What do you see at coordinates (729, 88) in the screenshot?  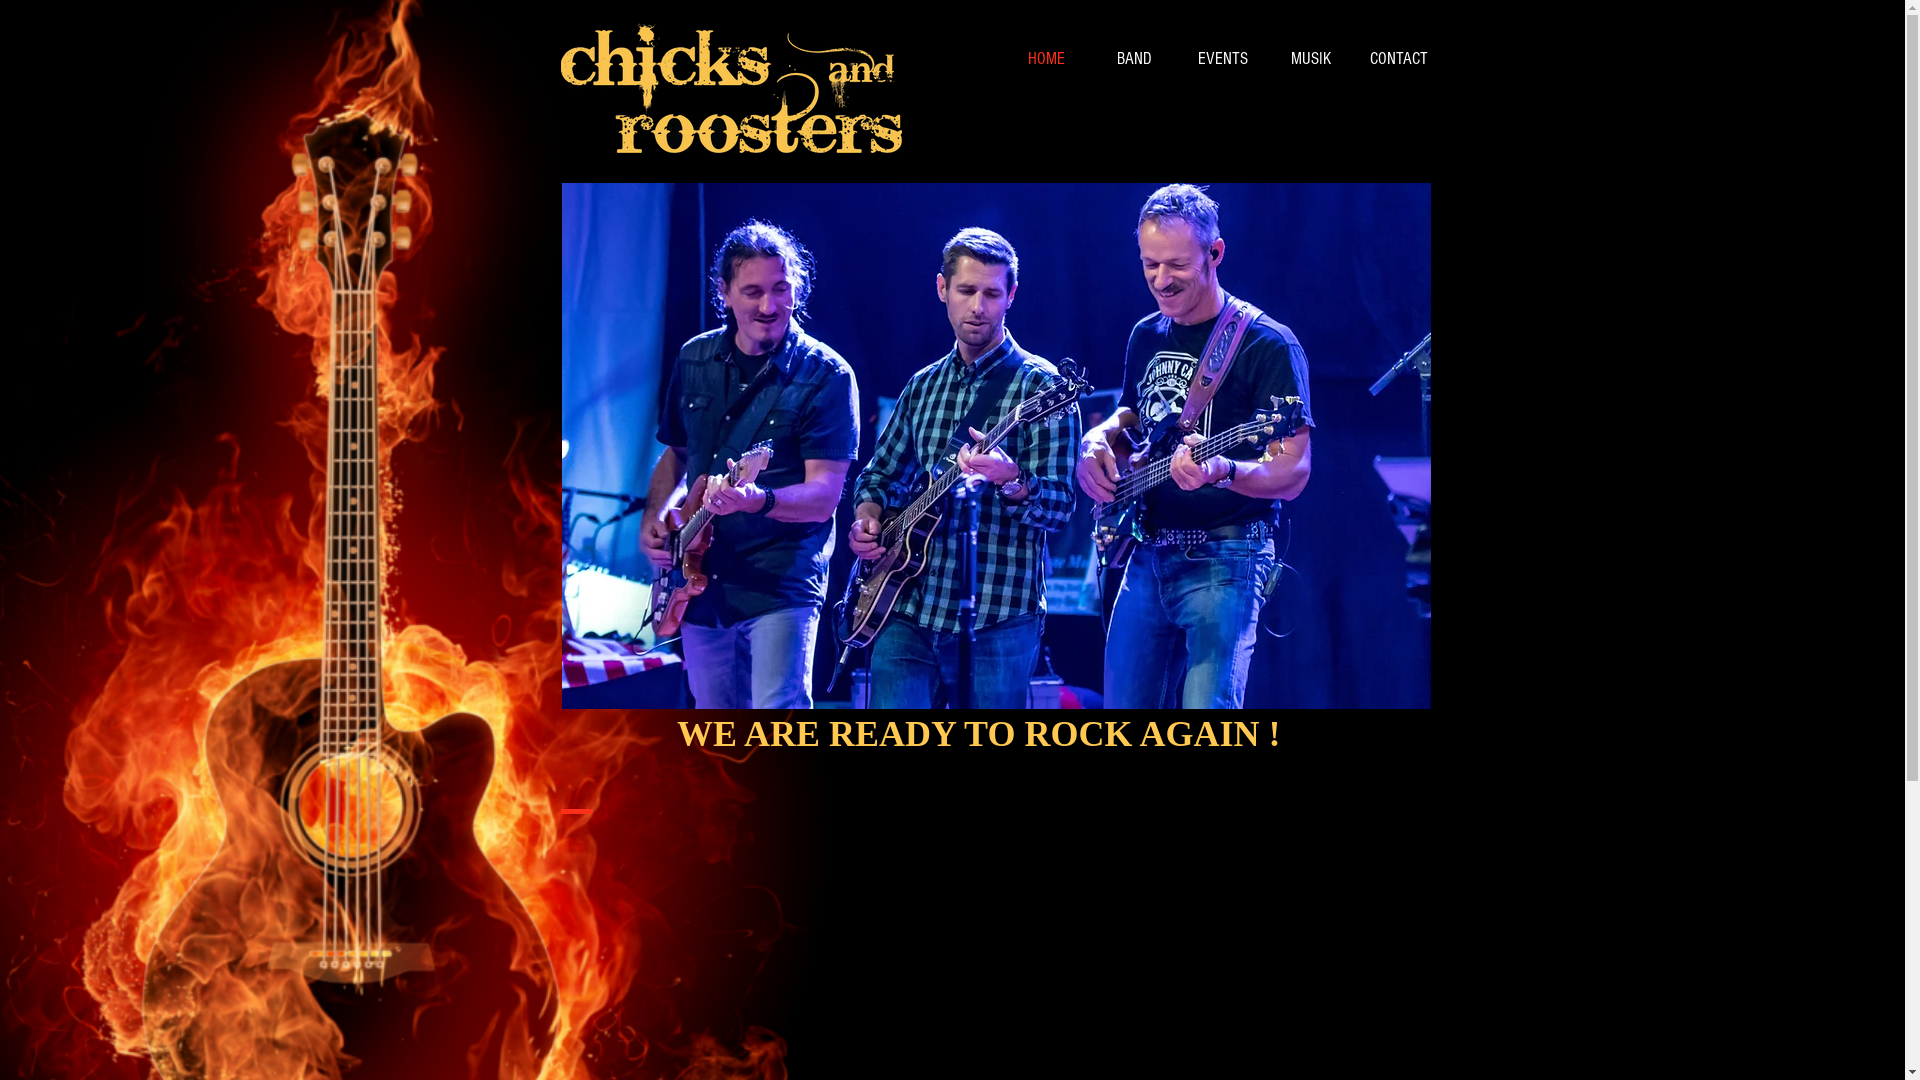 I see `'logo.png'` at bounding box center [729, 88].